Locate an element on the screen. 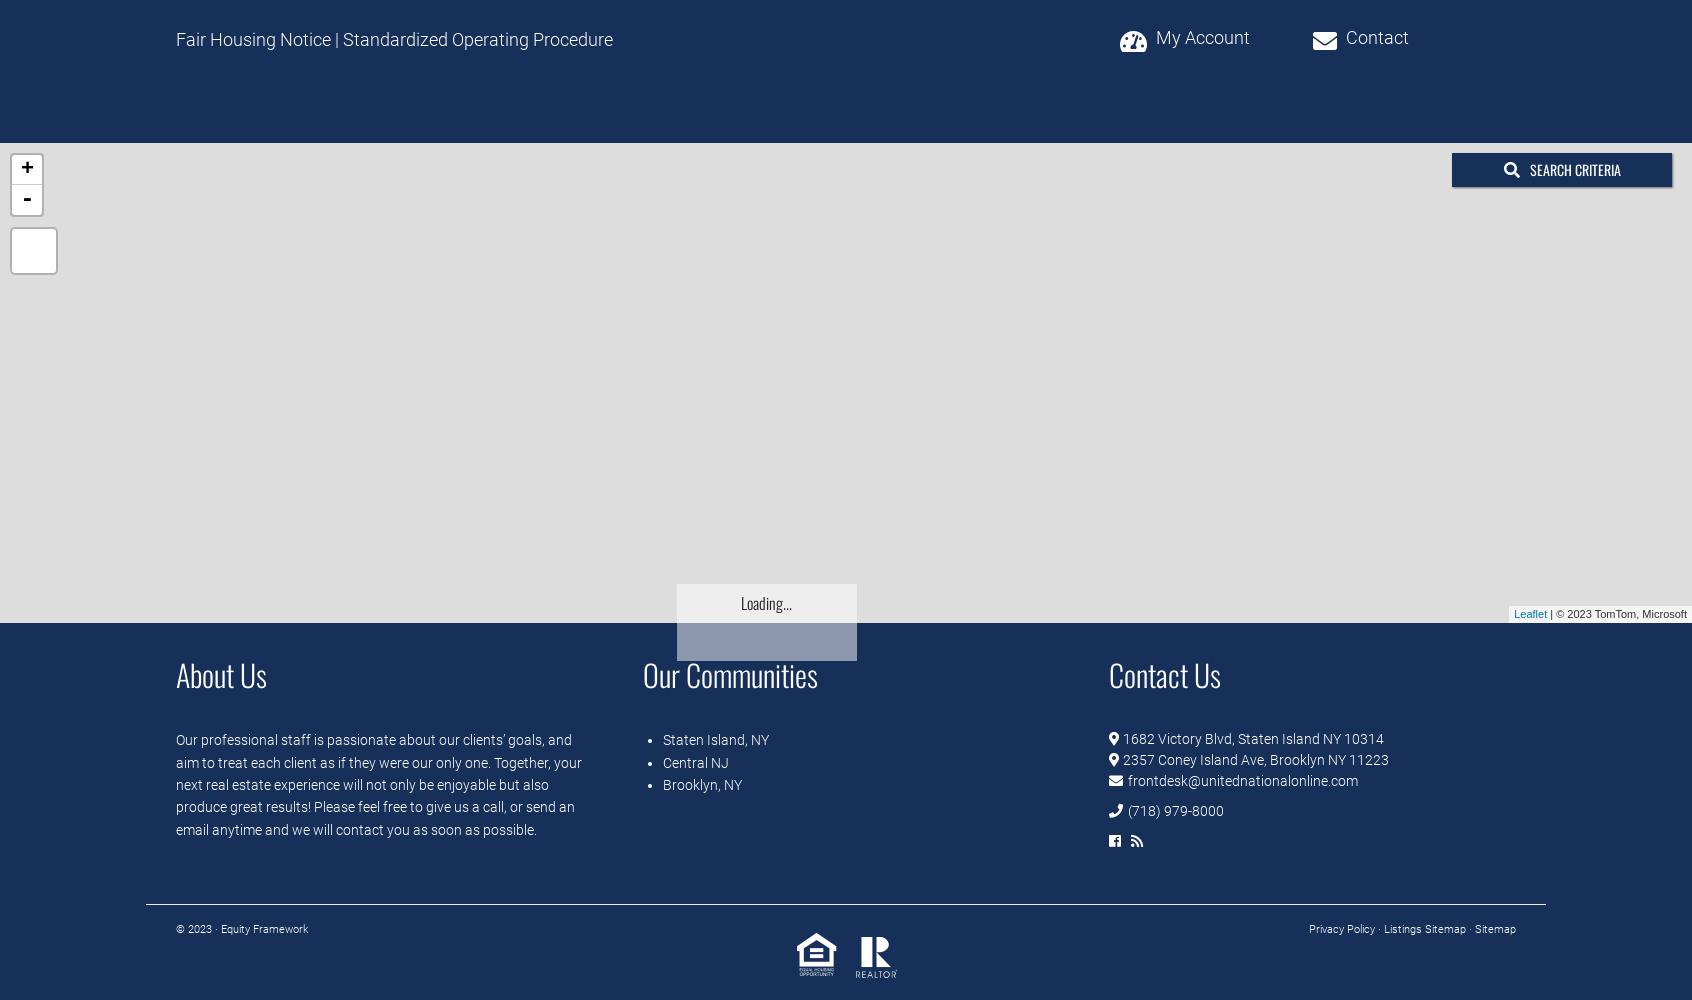  '(718) 979-8000' is located at coordinates (1174, 811).